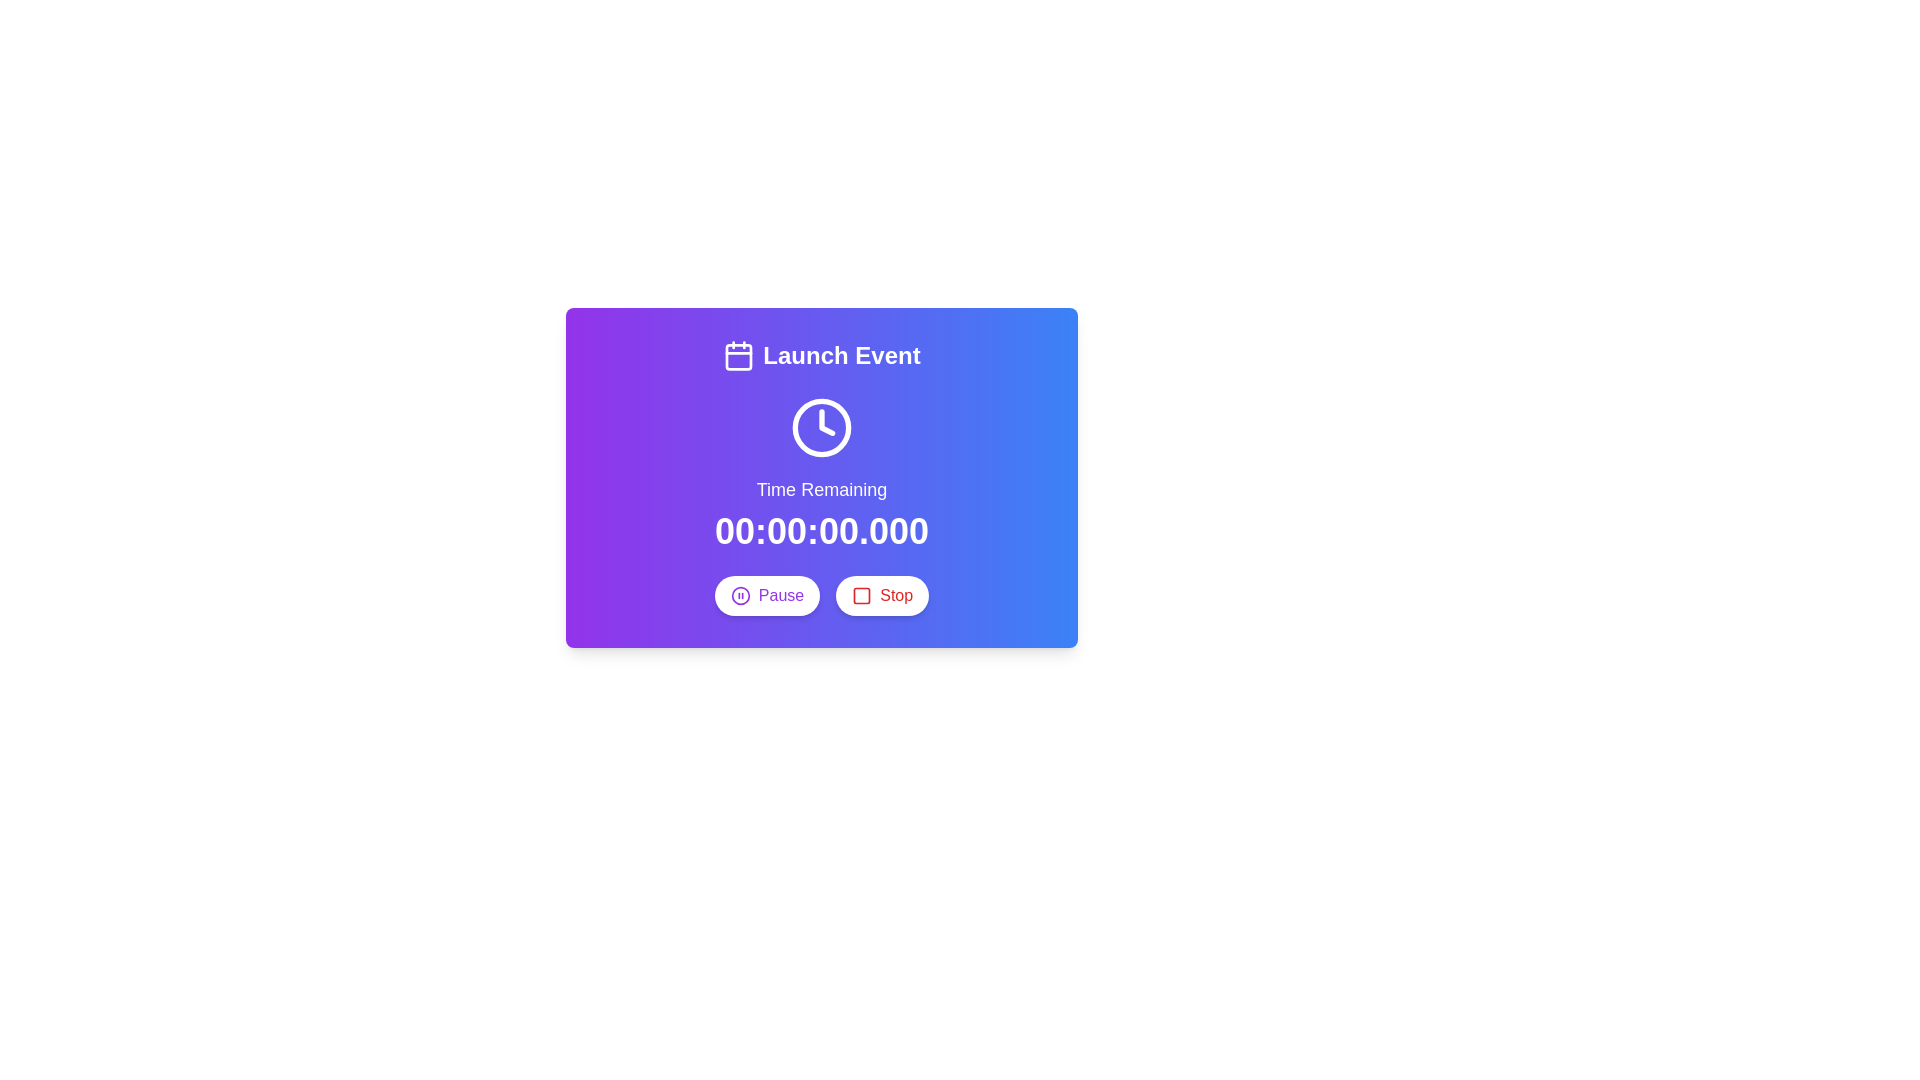 The image size is (1920, 1080). I want to click on the 'Stop' button, which is styled with rounded corners, a white background, and red text, located to the right of the 'Pause' button in the button group below the 'Time Remaining' text, so click(881, 595).